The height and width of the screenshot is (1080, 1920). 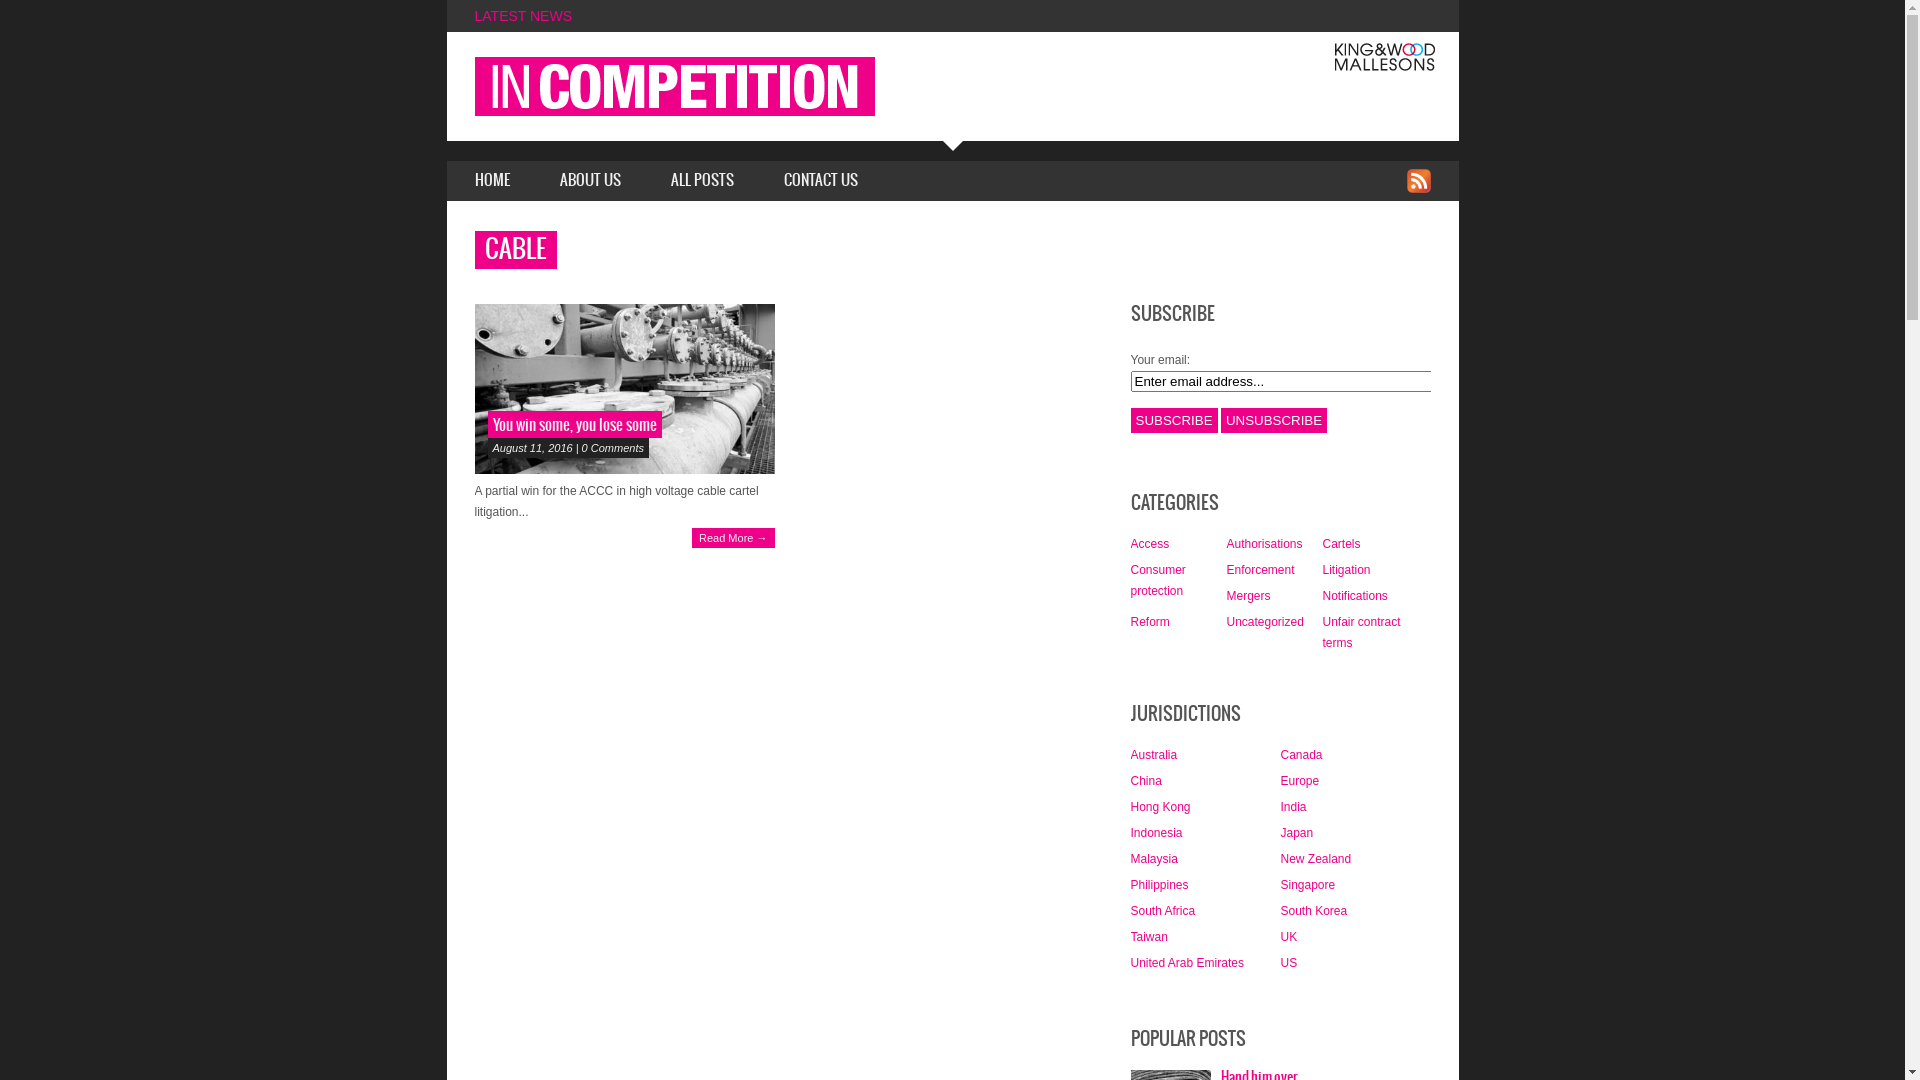 What do you see at coordinates (1162, 910) in the screenshot?
I see `'South Africa'` at bounding box center [1162, 910].